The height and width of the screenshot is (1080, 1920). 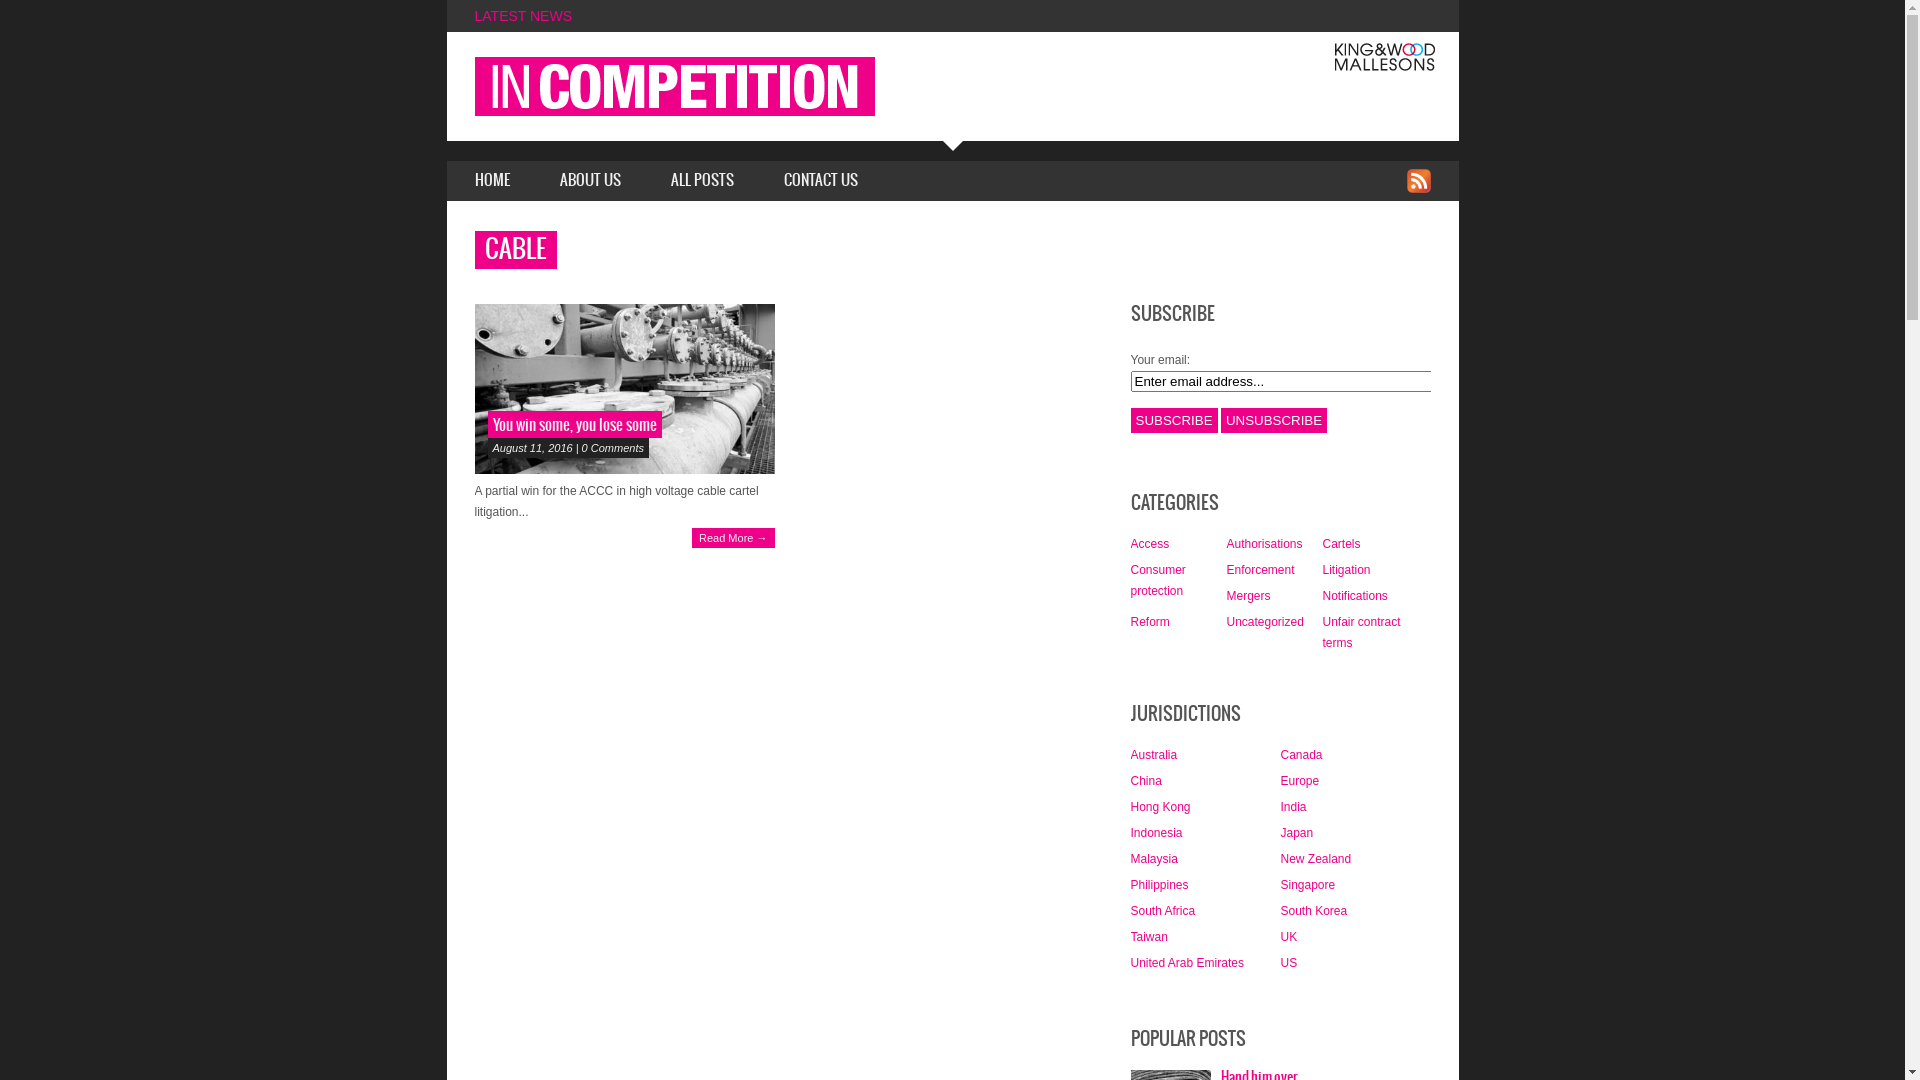 What do you see at coordinates (1162, 910) in the screenshot?
I see `'South Africa'` at bounding box center [1162, 910].